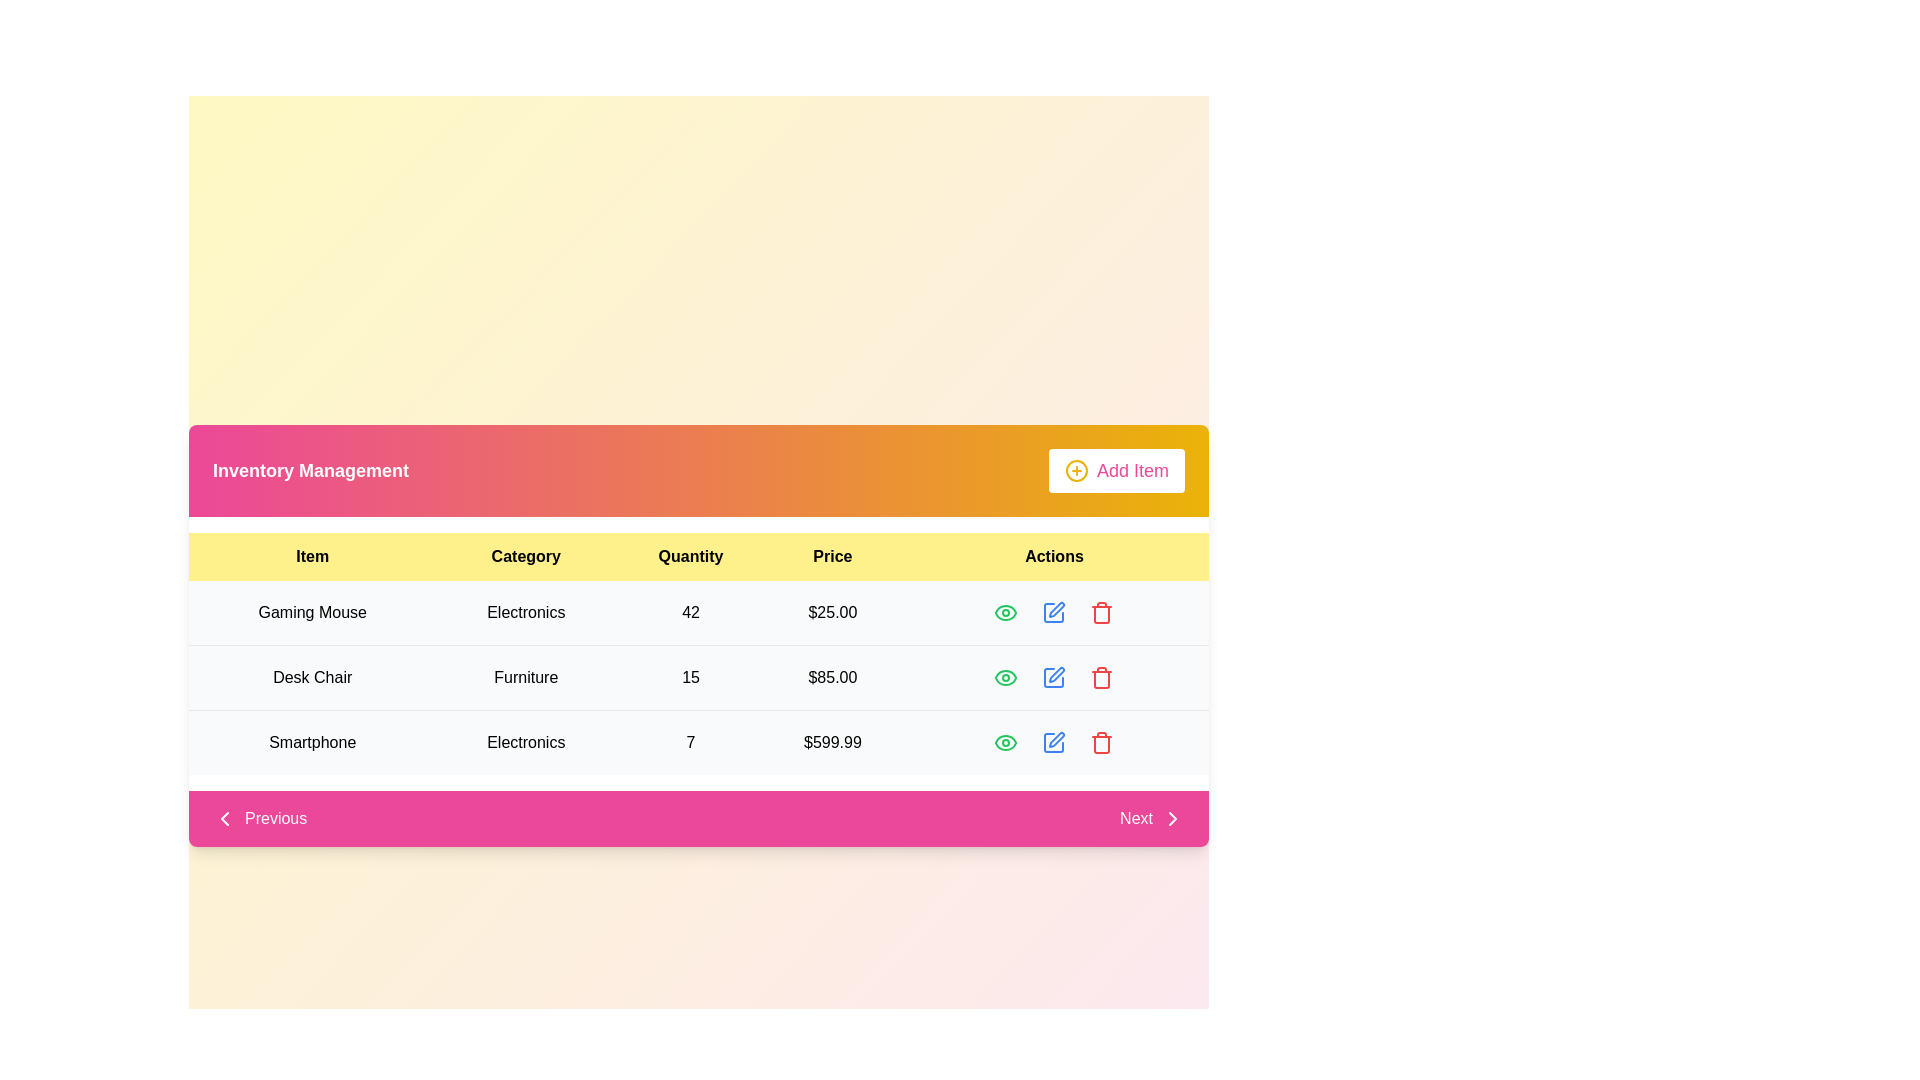 The width and height of the screenshot is (1920, 1080). What do you see at coordinates (1101, 677) in the screenshot?
I see `the delete button in the 'Actions' column of the second row` at bounding box center [1101, 677].